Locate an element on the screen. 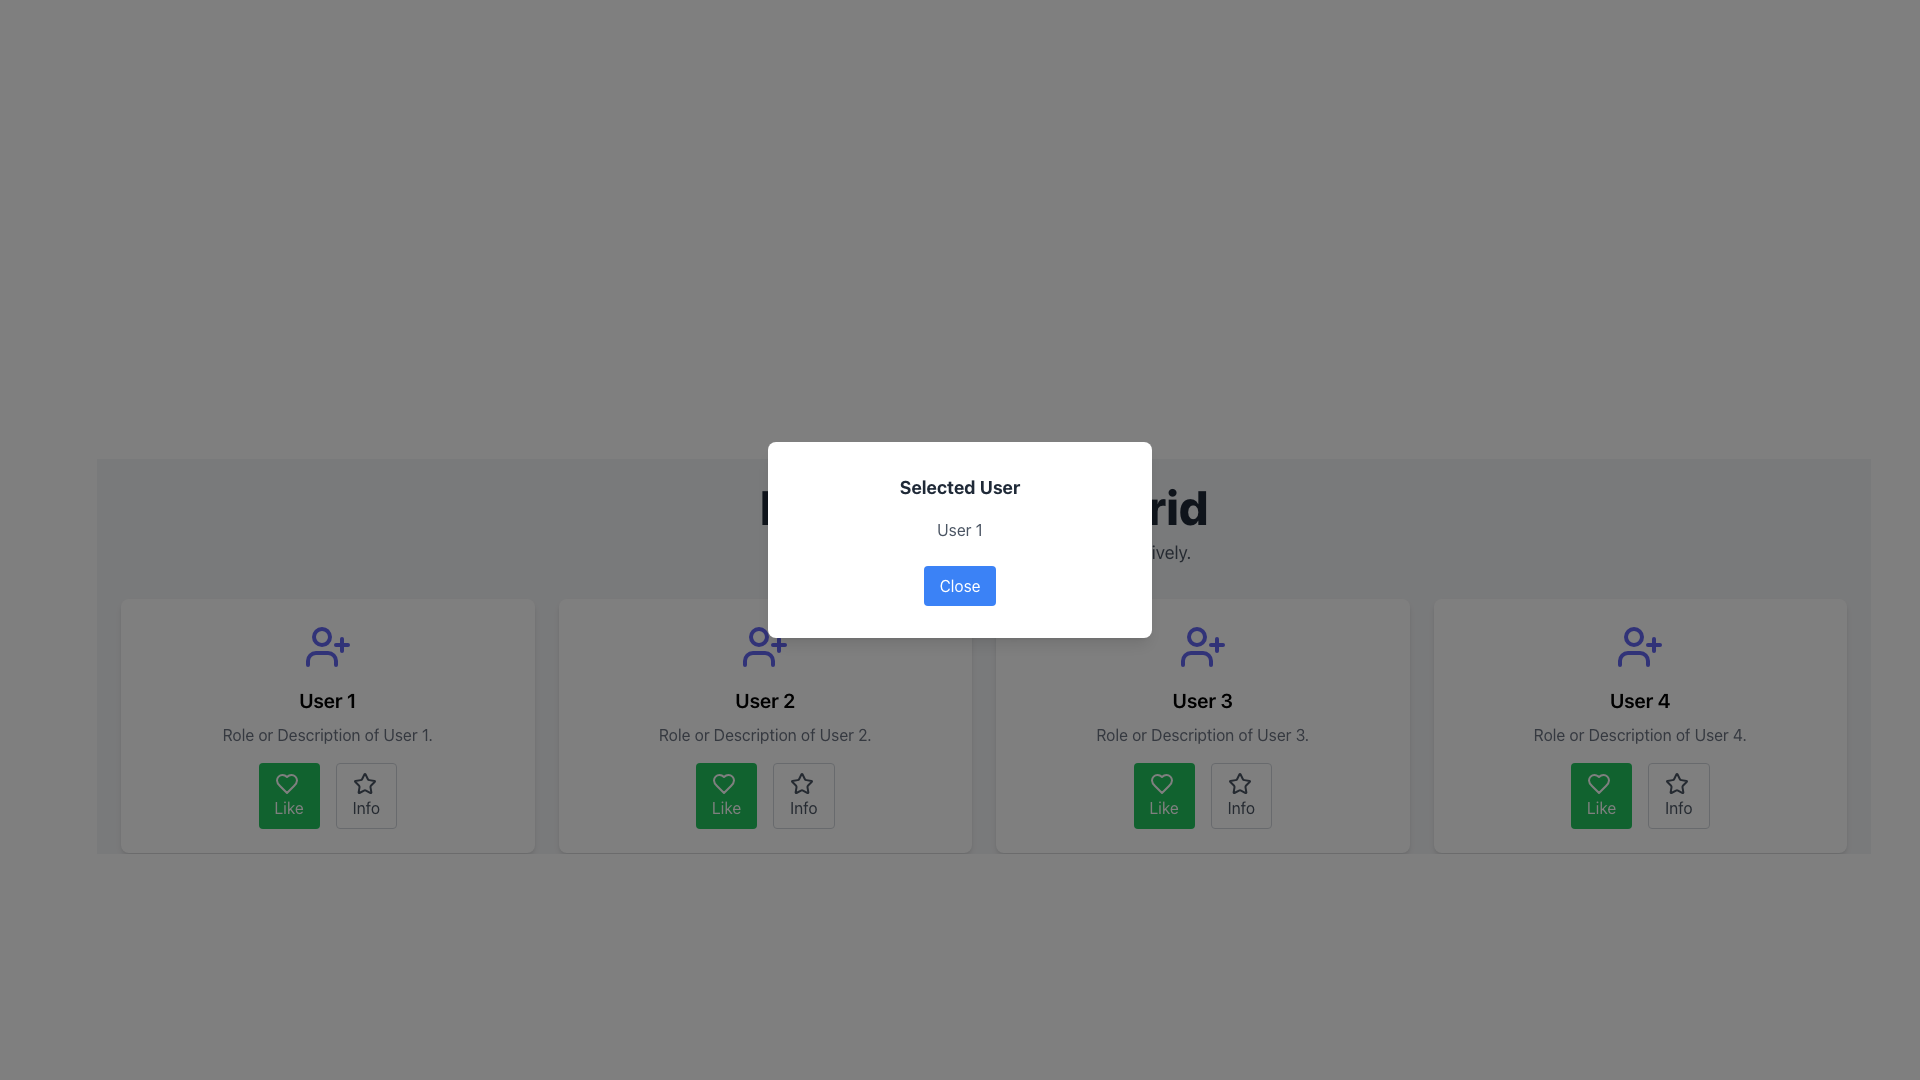  the heart icon that signifies the 'Like' action, located on the left side of the button group below the 'User 3' panel is located at coordinates (1161, 782).